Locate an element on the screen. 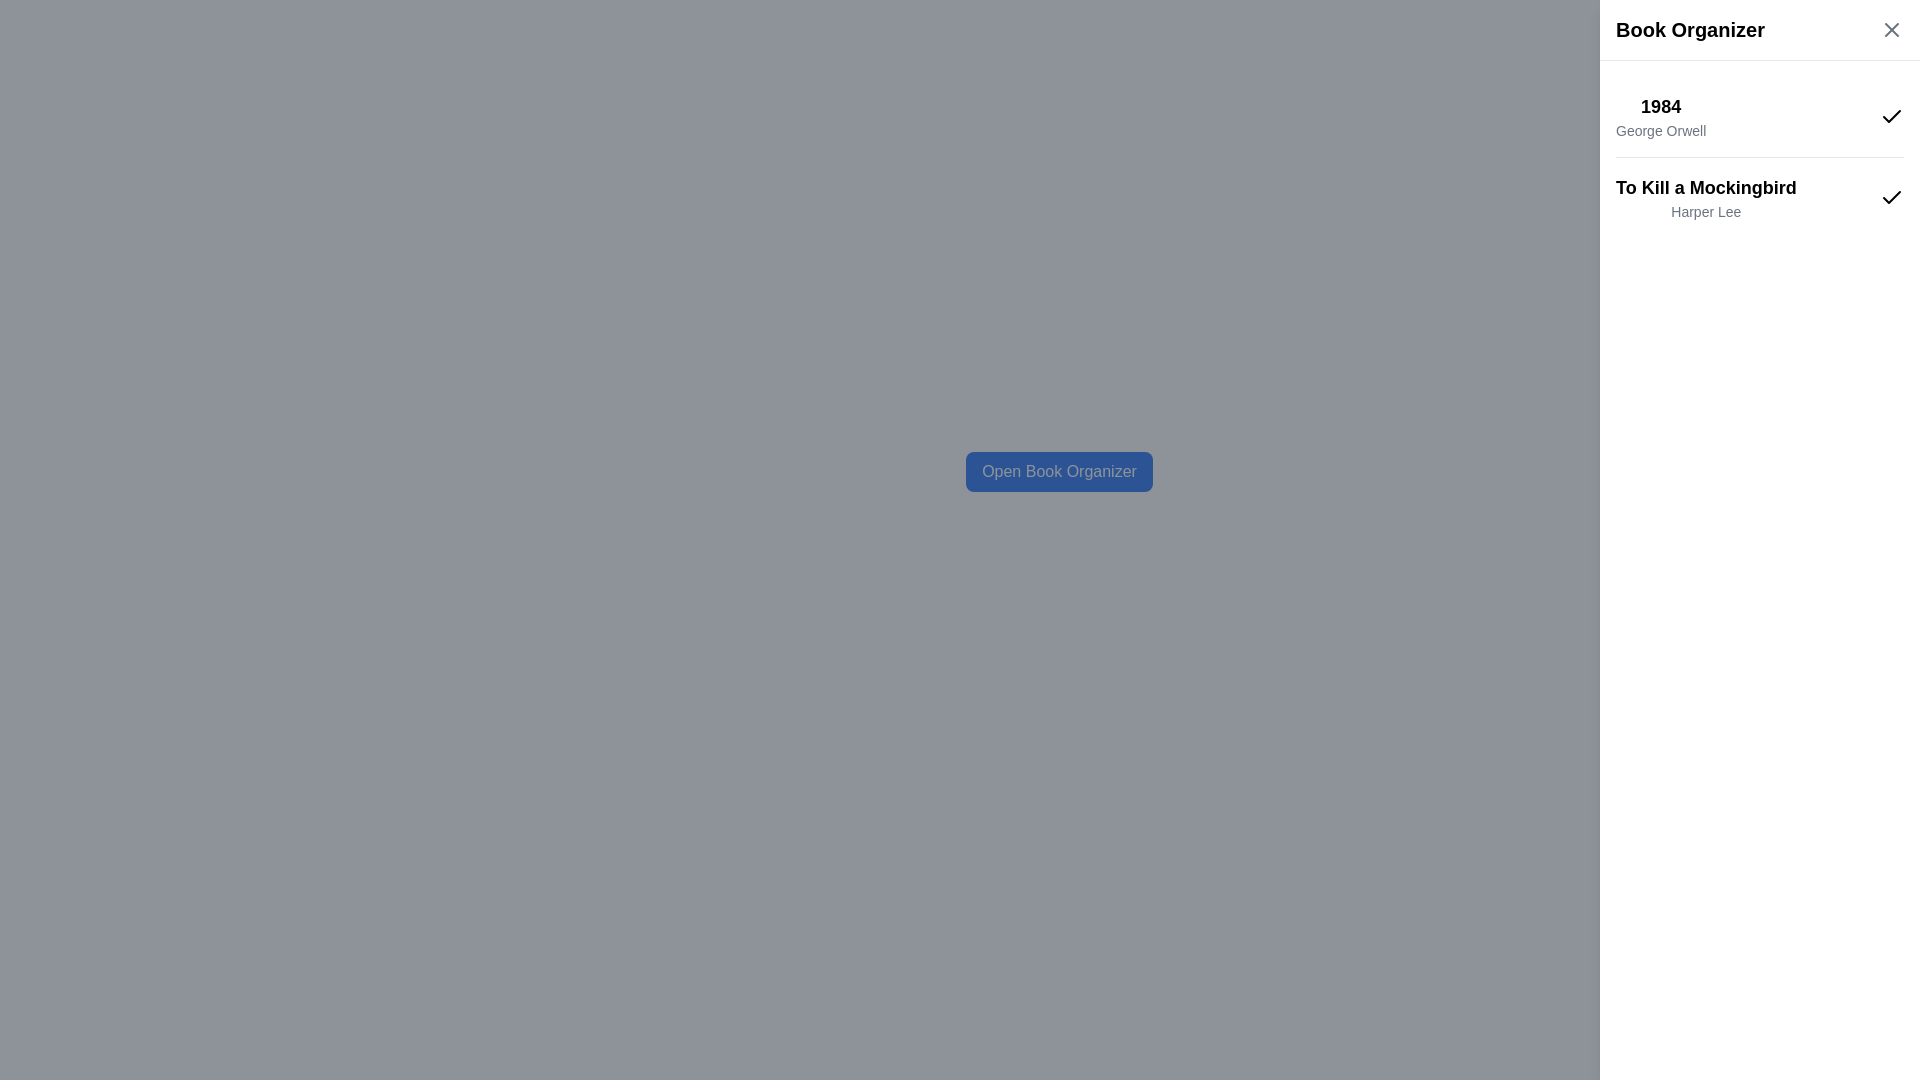  the non-interactive text label displaying the author's name for the book '1984' located under the title in the Book Organizer interface is located at coordinates (1661, 131).